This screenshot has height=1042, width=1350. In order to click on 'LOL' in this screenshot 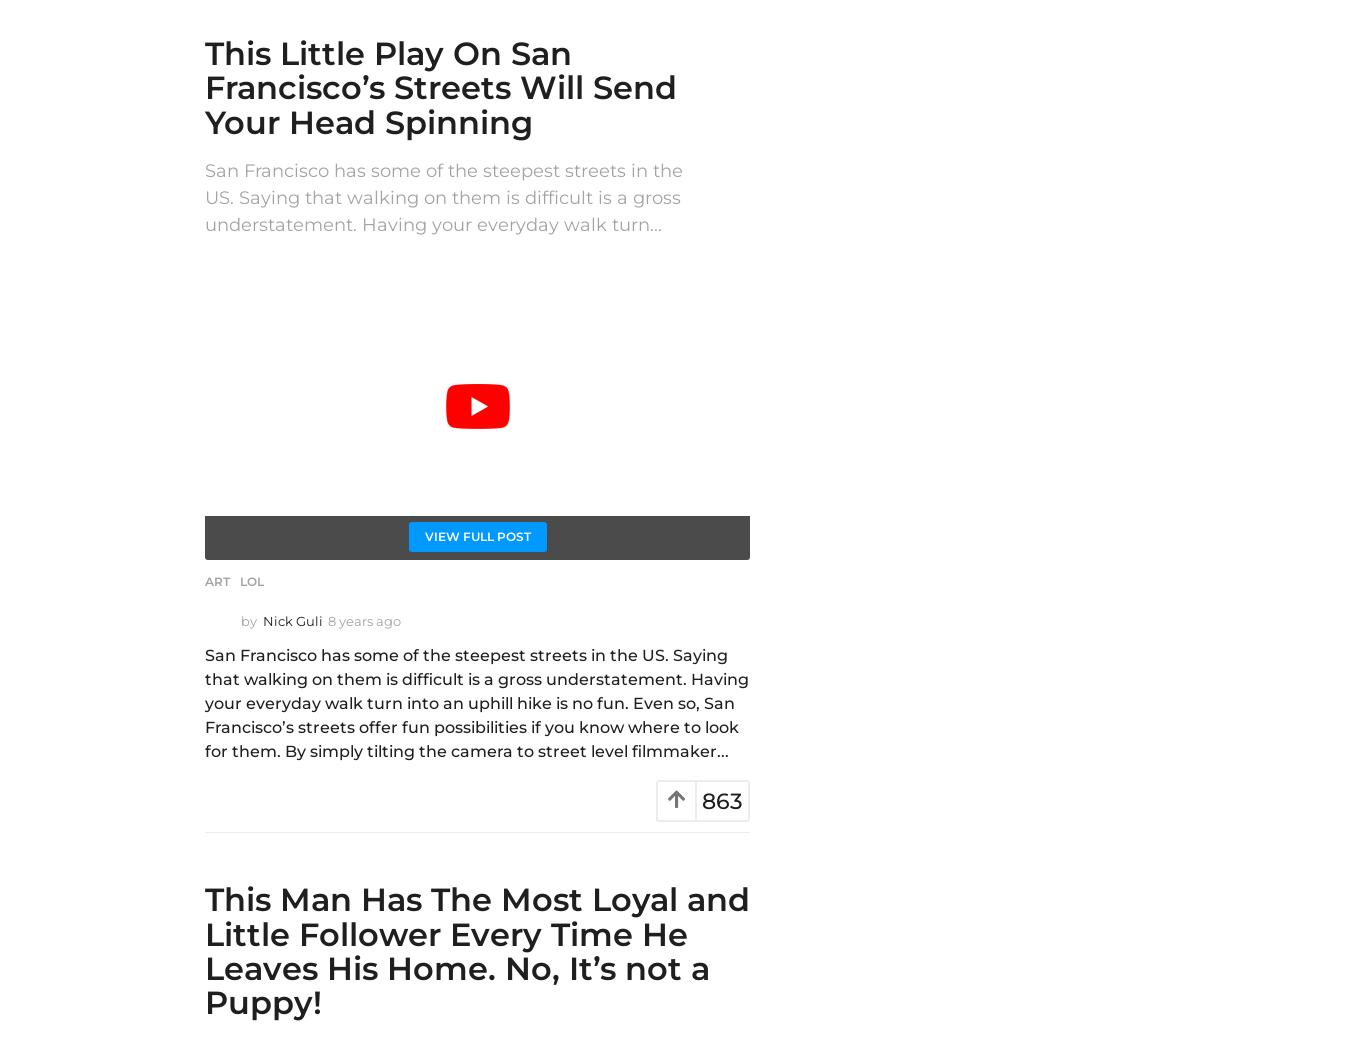, I will do `click(251, 580)`.